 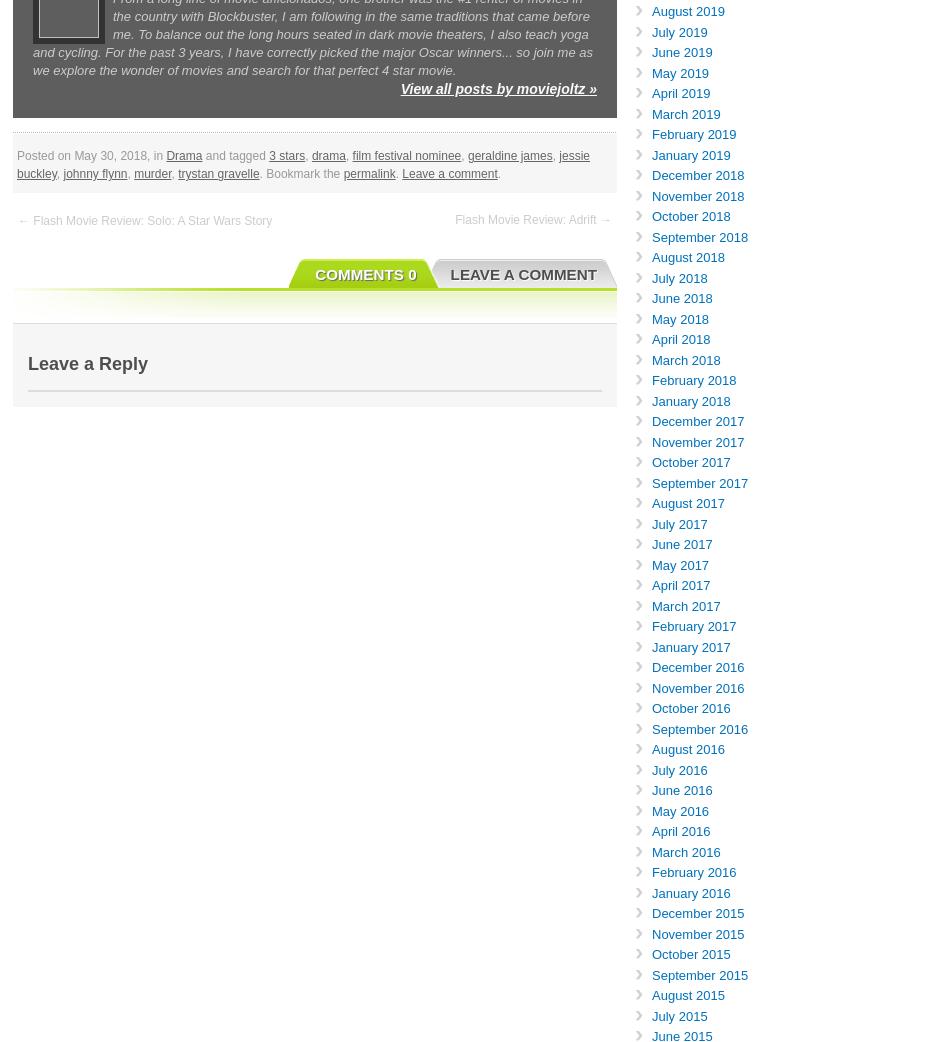 What do you see at coordinates (651, 318) in the screenshot?
I see `'May 2018'` at bounding box center [651, 318].